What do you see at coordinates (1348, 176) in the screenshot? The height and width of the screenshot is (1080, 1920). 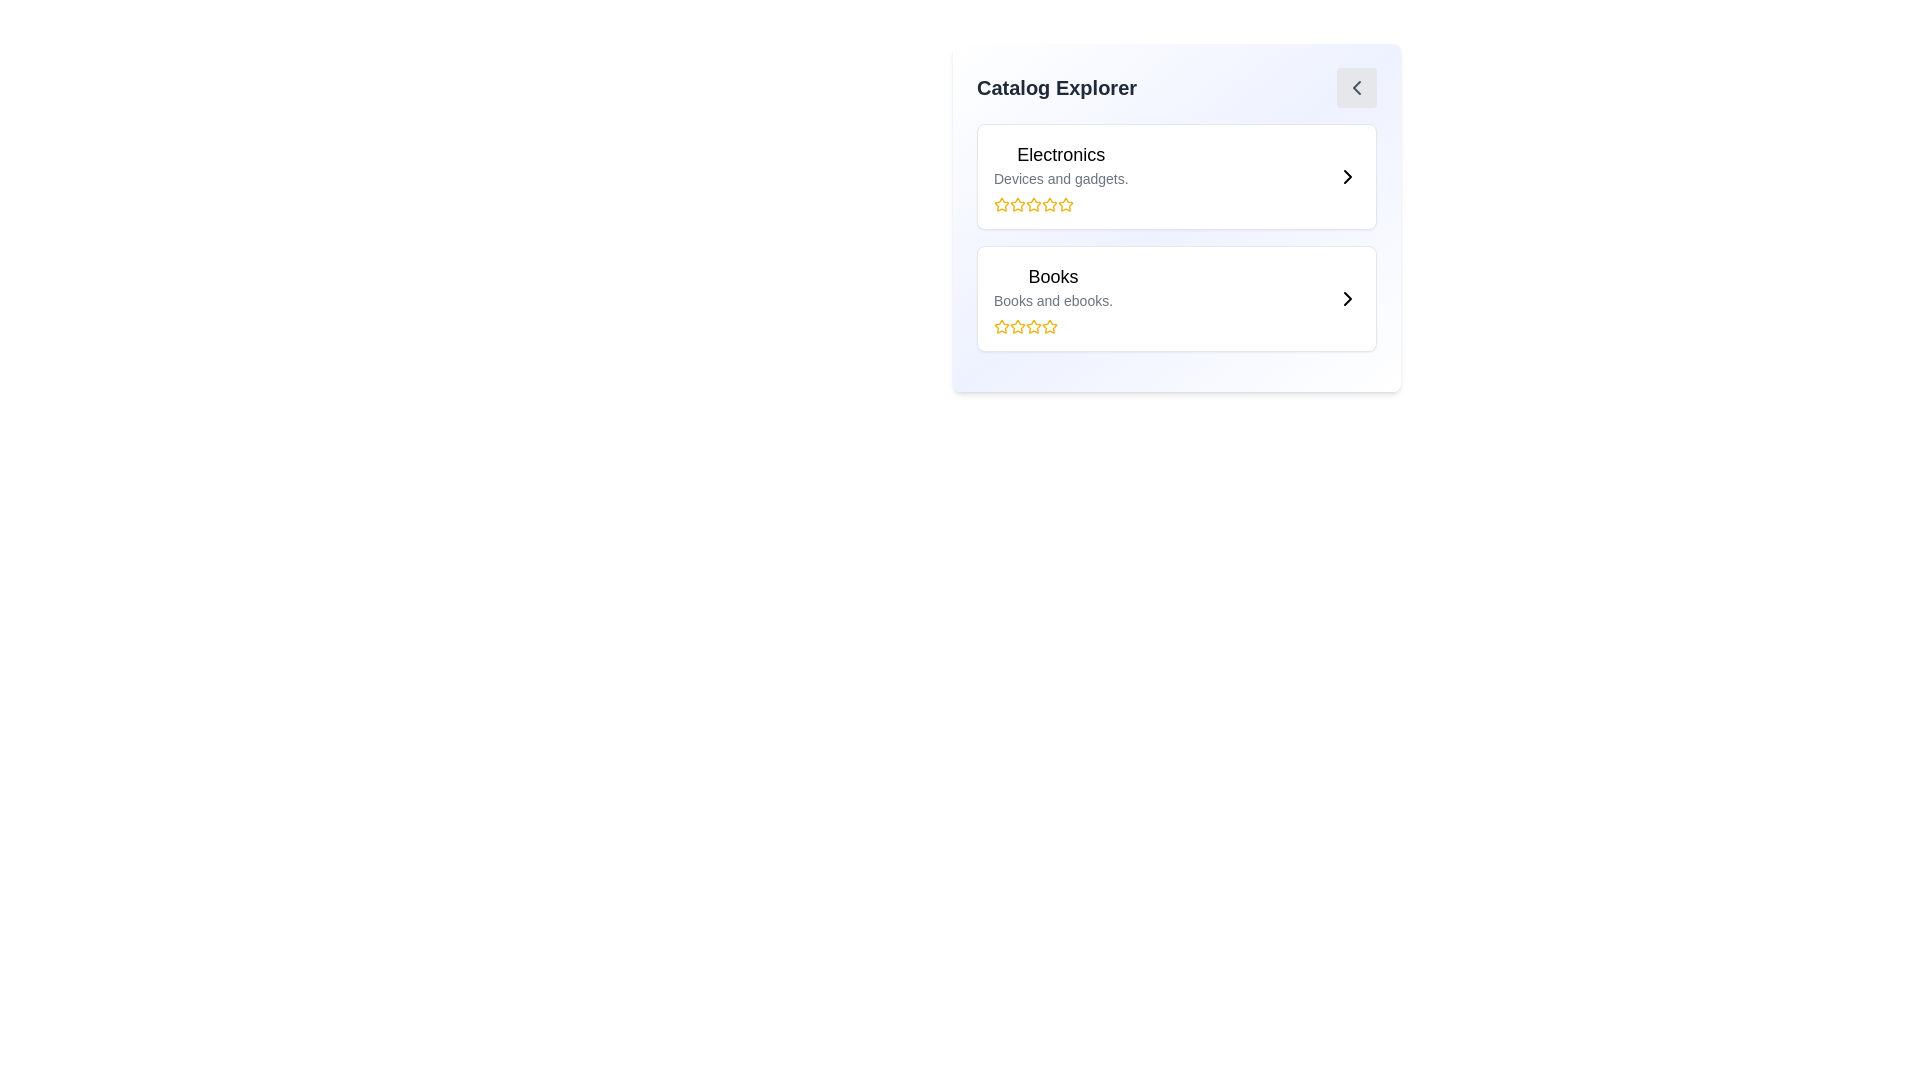 I see `the clickable icon indicating the 'Electronics' category, which is aligned vertically with the 'Electronics' title` at bounding box center [1348, 176].